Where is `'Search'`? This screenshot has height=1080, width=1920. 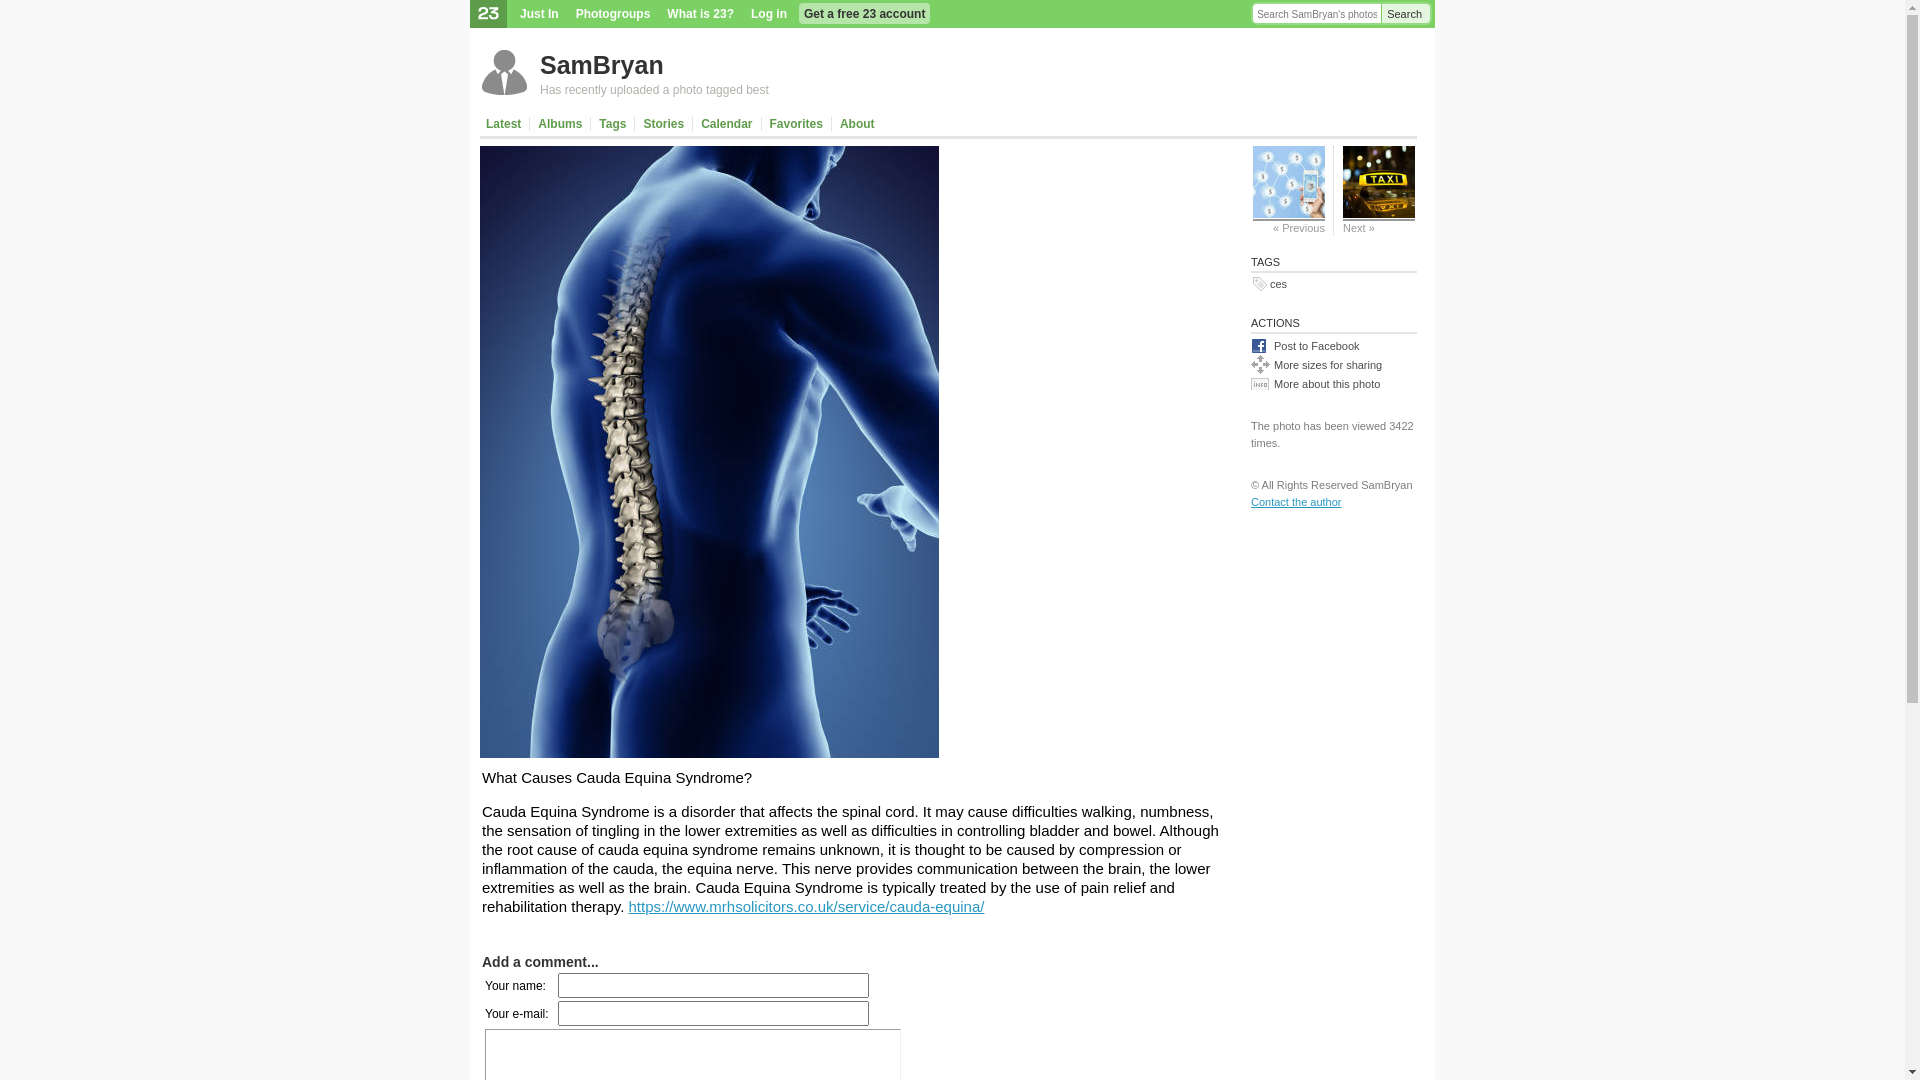 'Search' is located at coordinates (1405, 14).